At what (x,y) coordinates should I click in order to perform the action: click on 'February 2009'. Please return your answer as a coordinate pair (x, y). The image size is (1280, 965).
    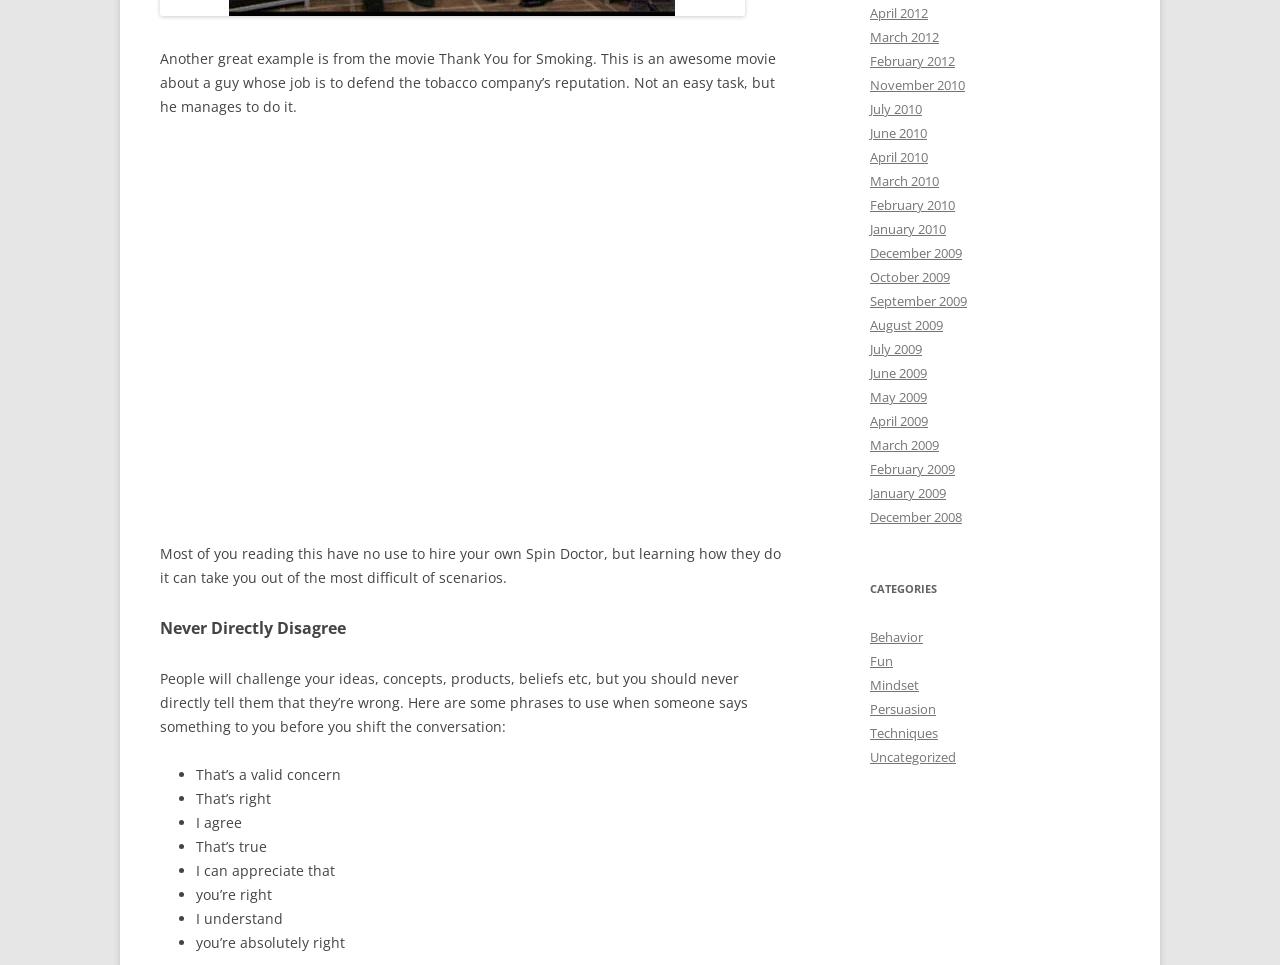
    Looking at the image, I should click on (911, 467).